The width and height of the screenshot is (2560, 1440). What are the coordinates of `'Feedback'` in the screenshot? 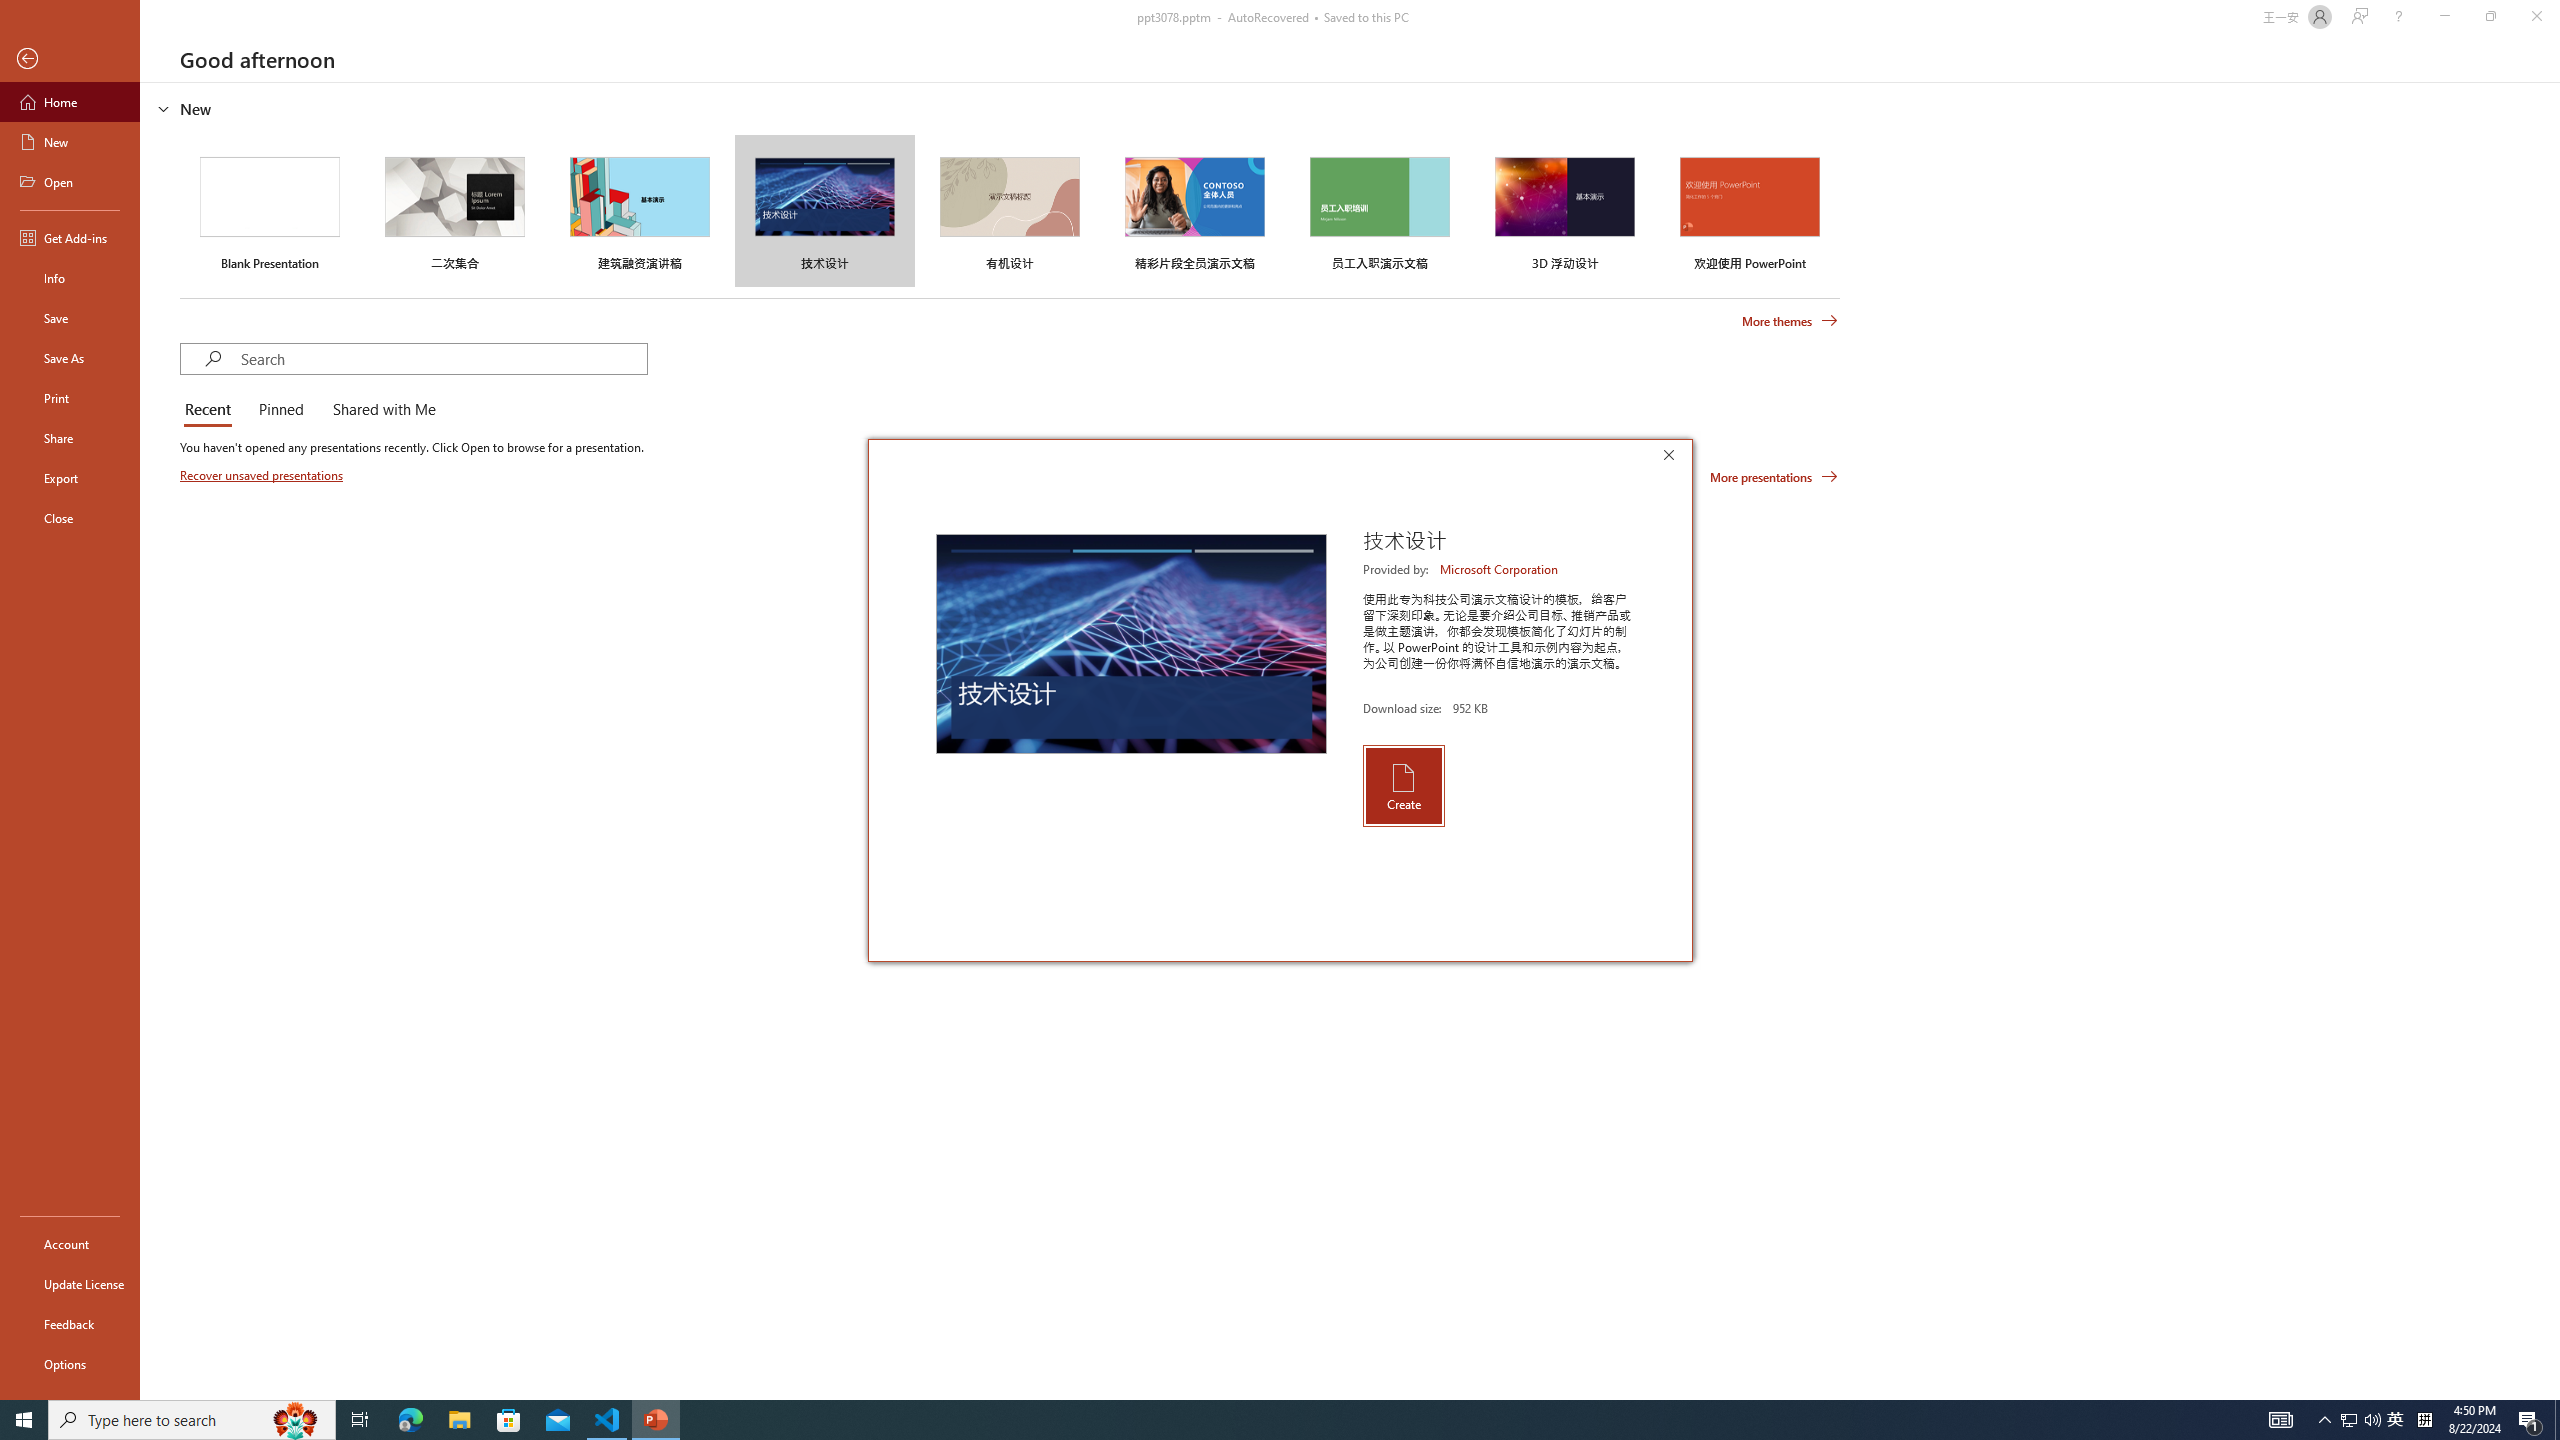 It's located at (69, 1324).